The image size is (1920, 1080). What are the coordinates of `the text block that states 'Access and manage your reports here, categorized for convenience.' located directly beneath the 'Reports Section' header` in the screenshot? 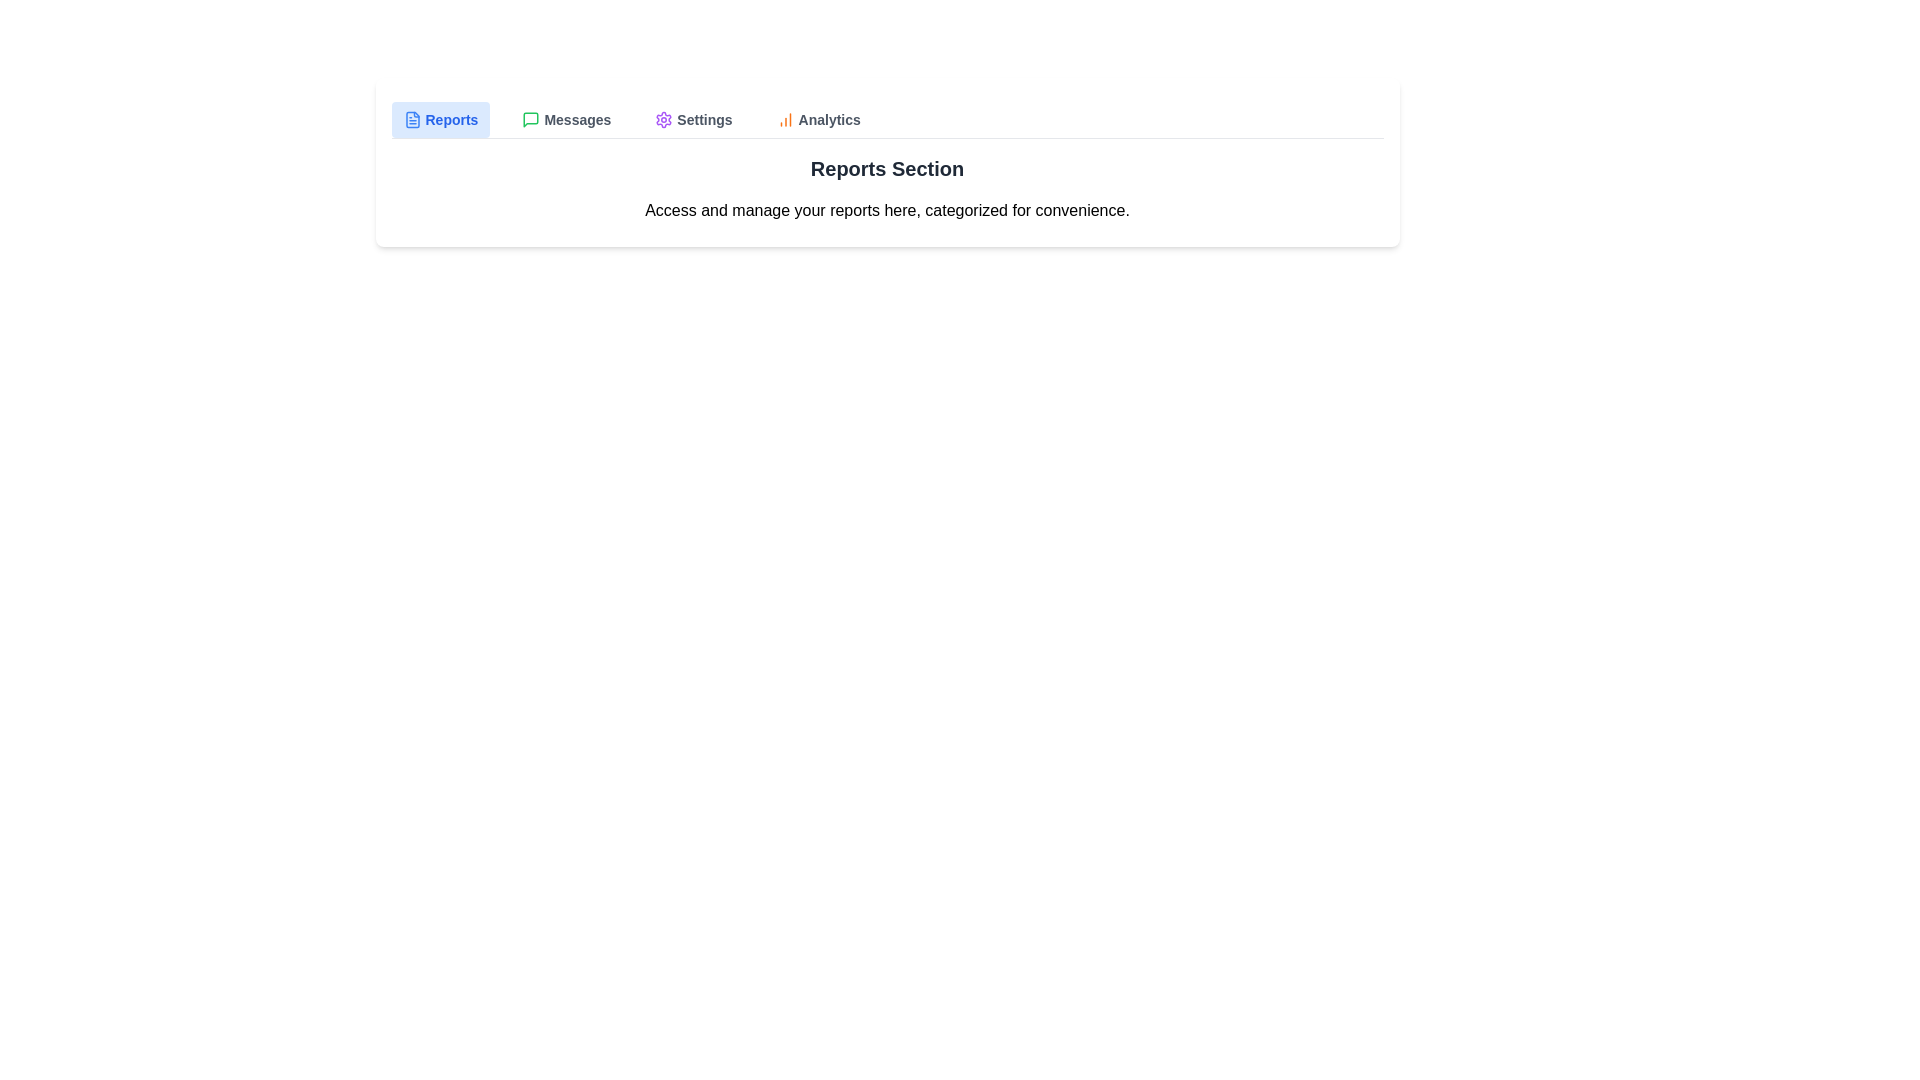 It's located at (886, 211).